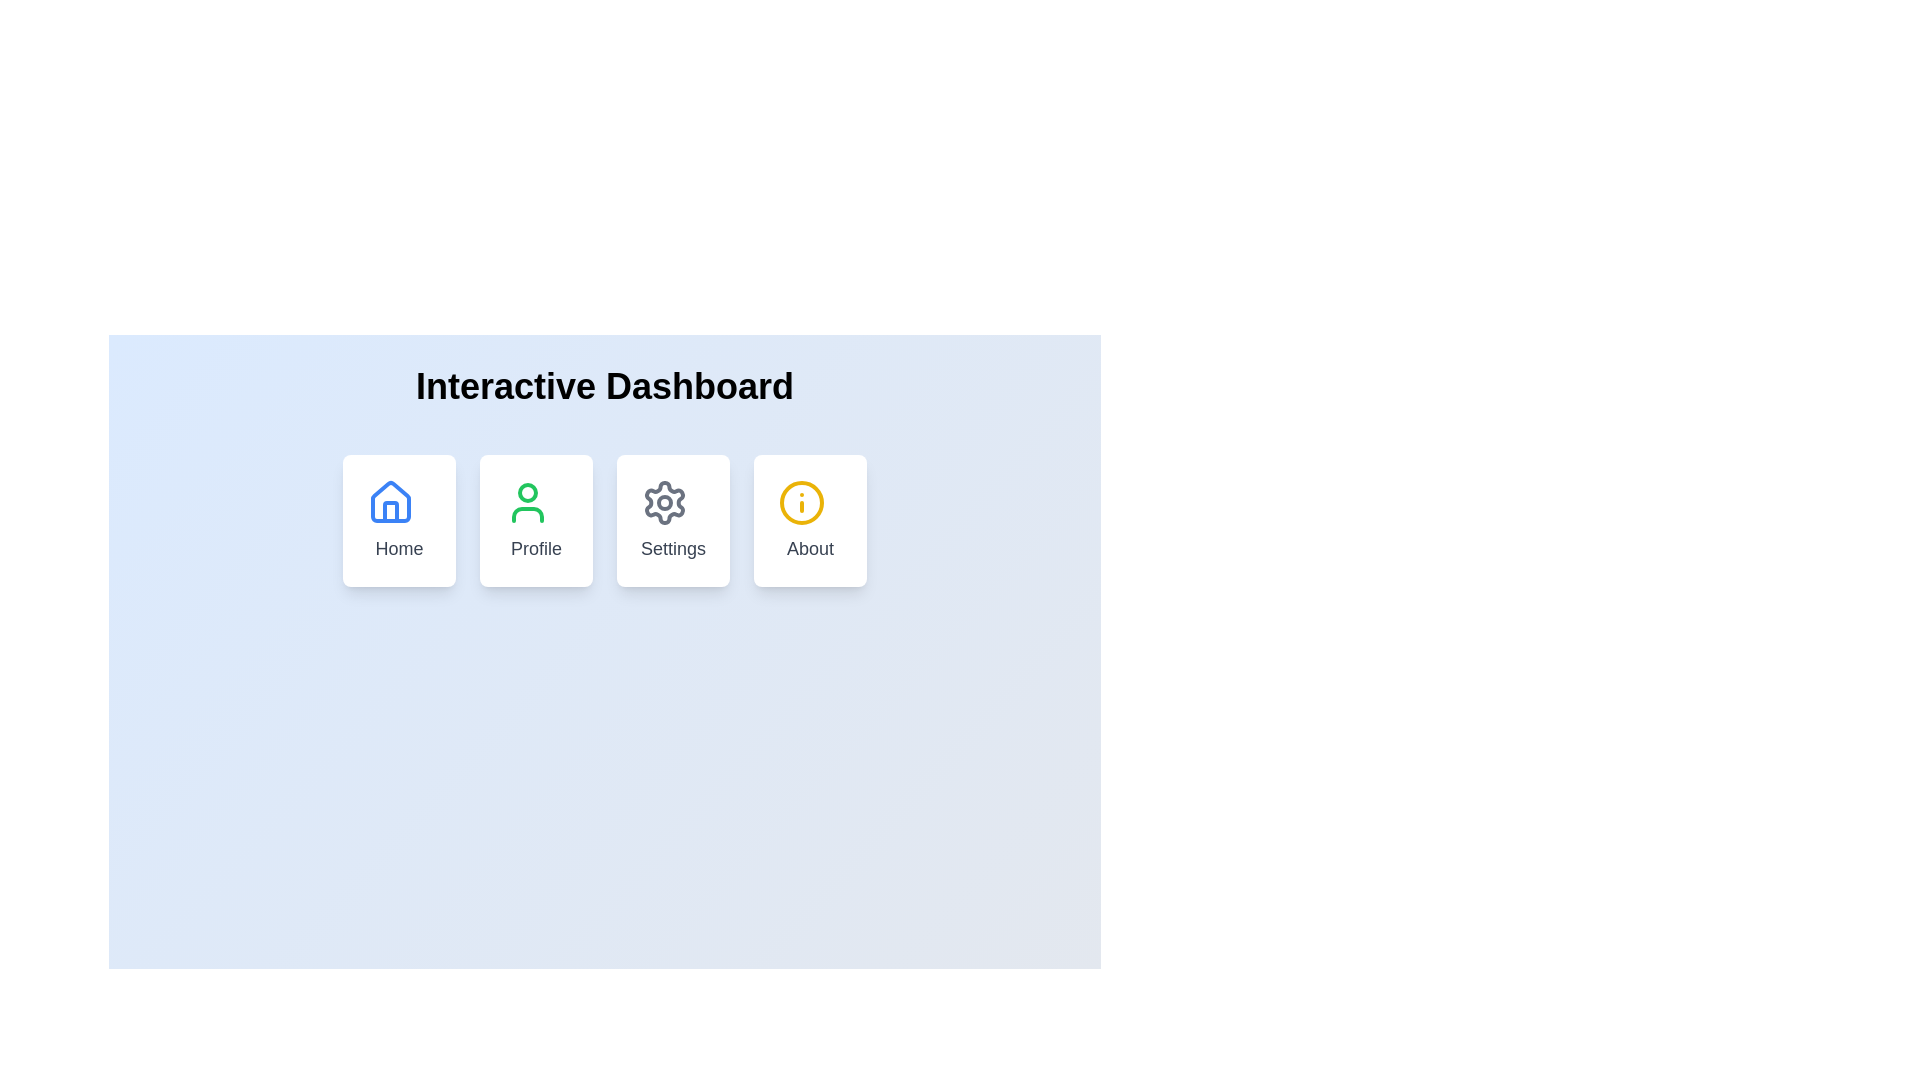  What do you see at coordinates (390, 501) in the screenshot?
I see `the house icon representing navigation on the card labeled 'Home' at the top-center of the Interactive Dashboard` at bounding box center [390, 501].